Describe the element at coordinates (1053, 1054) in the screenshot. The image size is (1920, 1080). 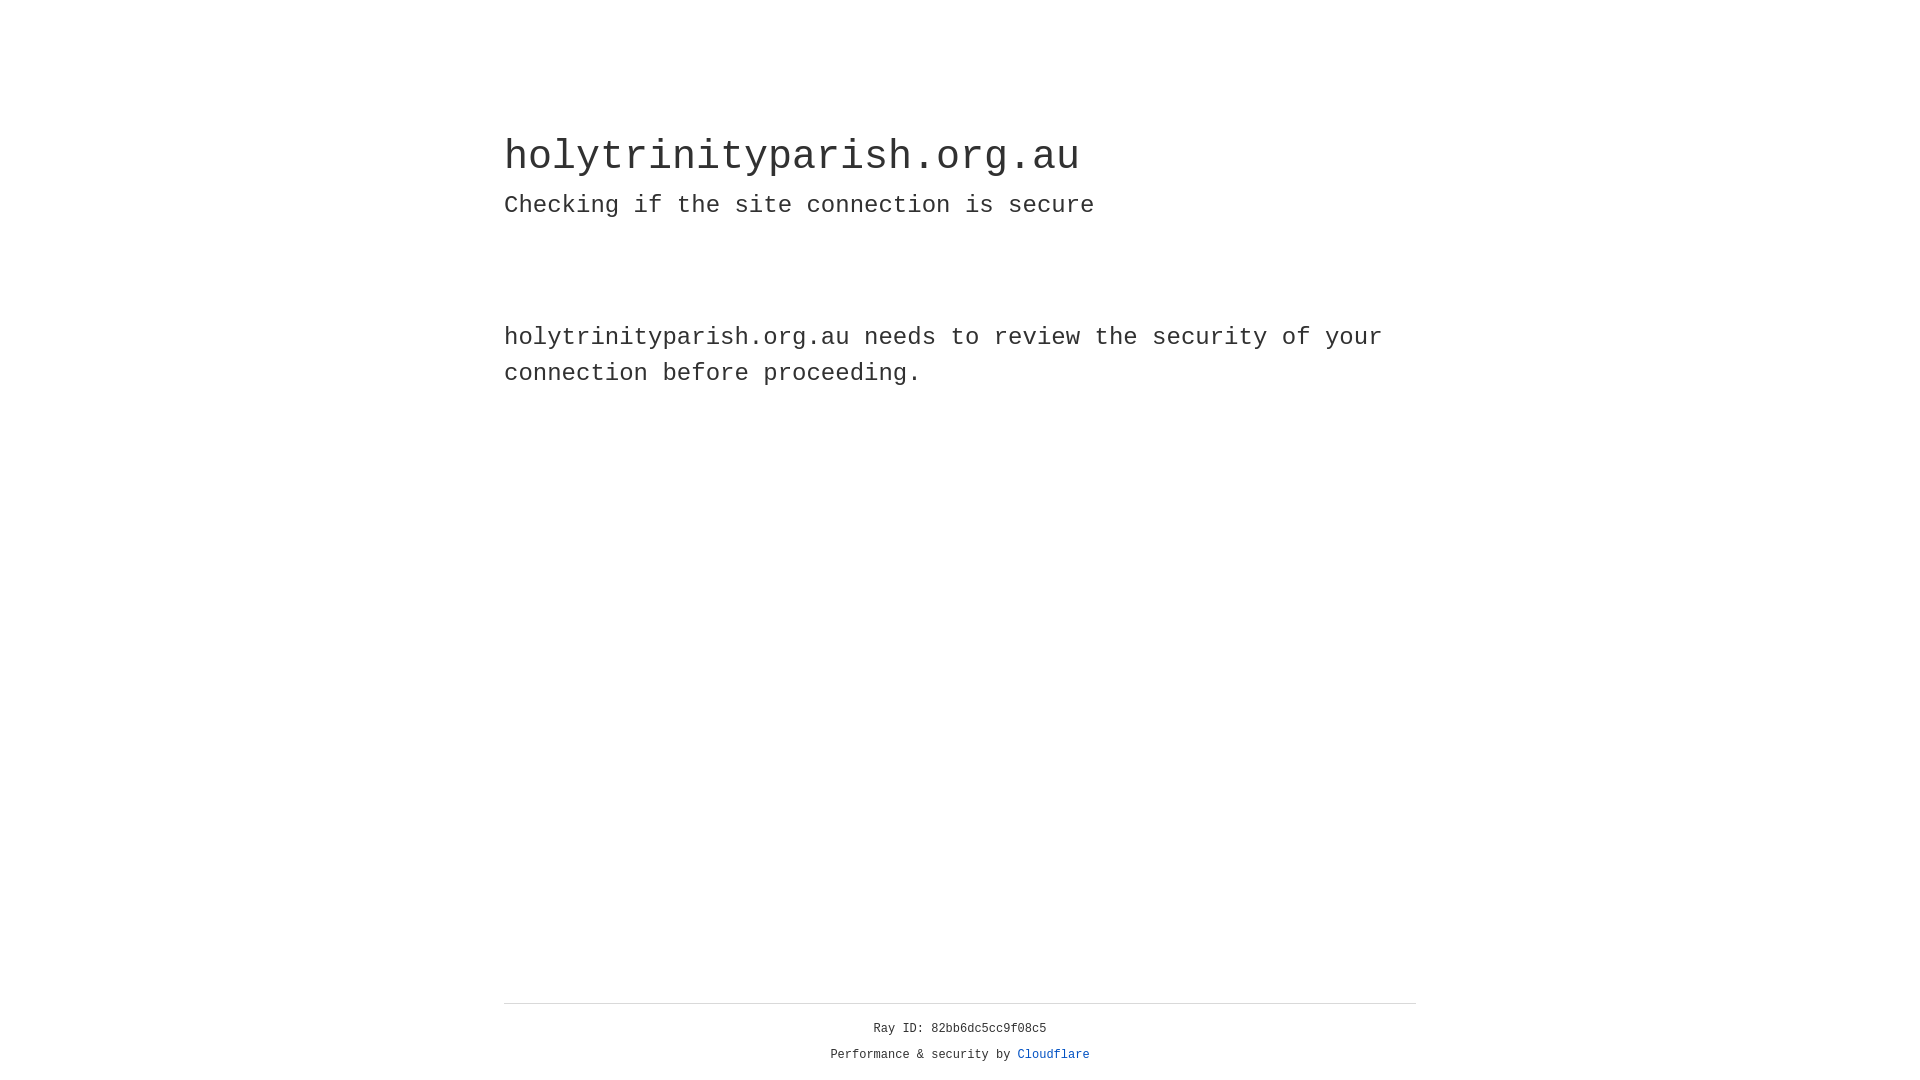
I see `'Cloudflare'` at that location.